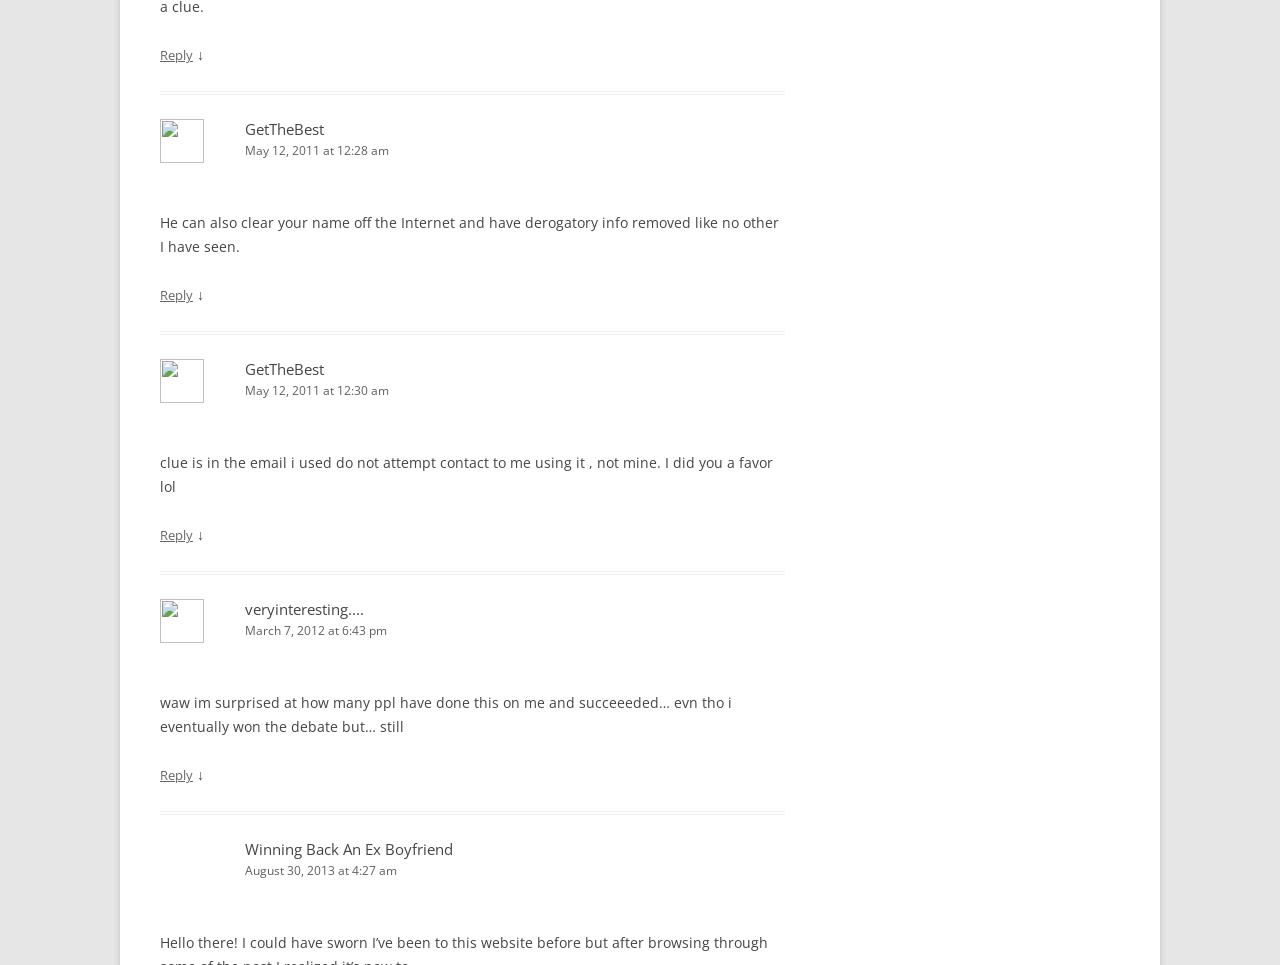  I want to click on 'August 30, 2013 at 4:27 am', so click(243, 869).